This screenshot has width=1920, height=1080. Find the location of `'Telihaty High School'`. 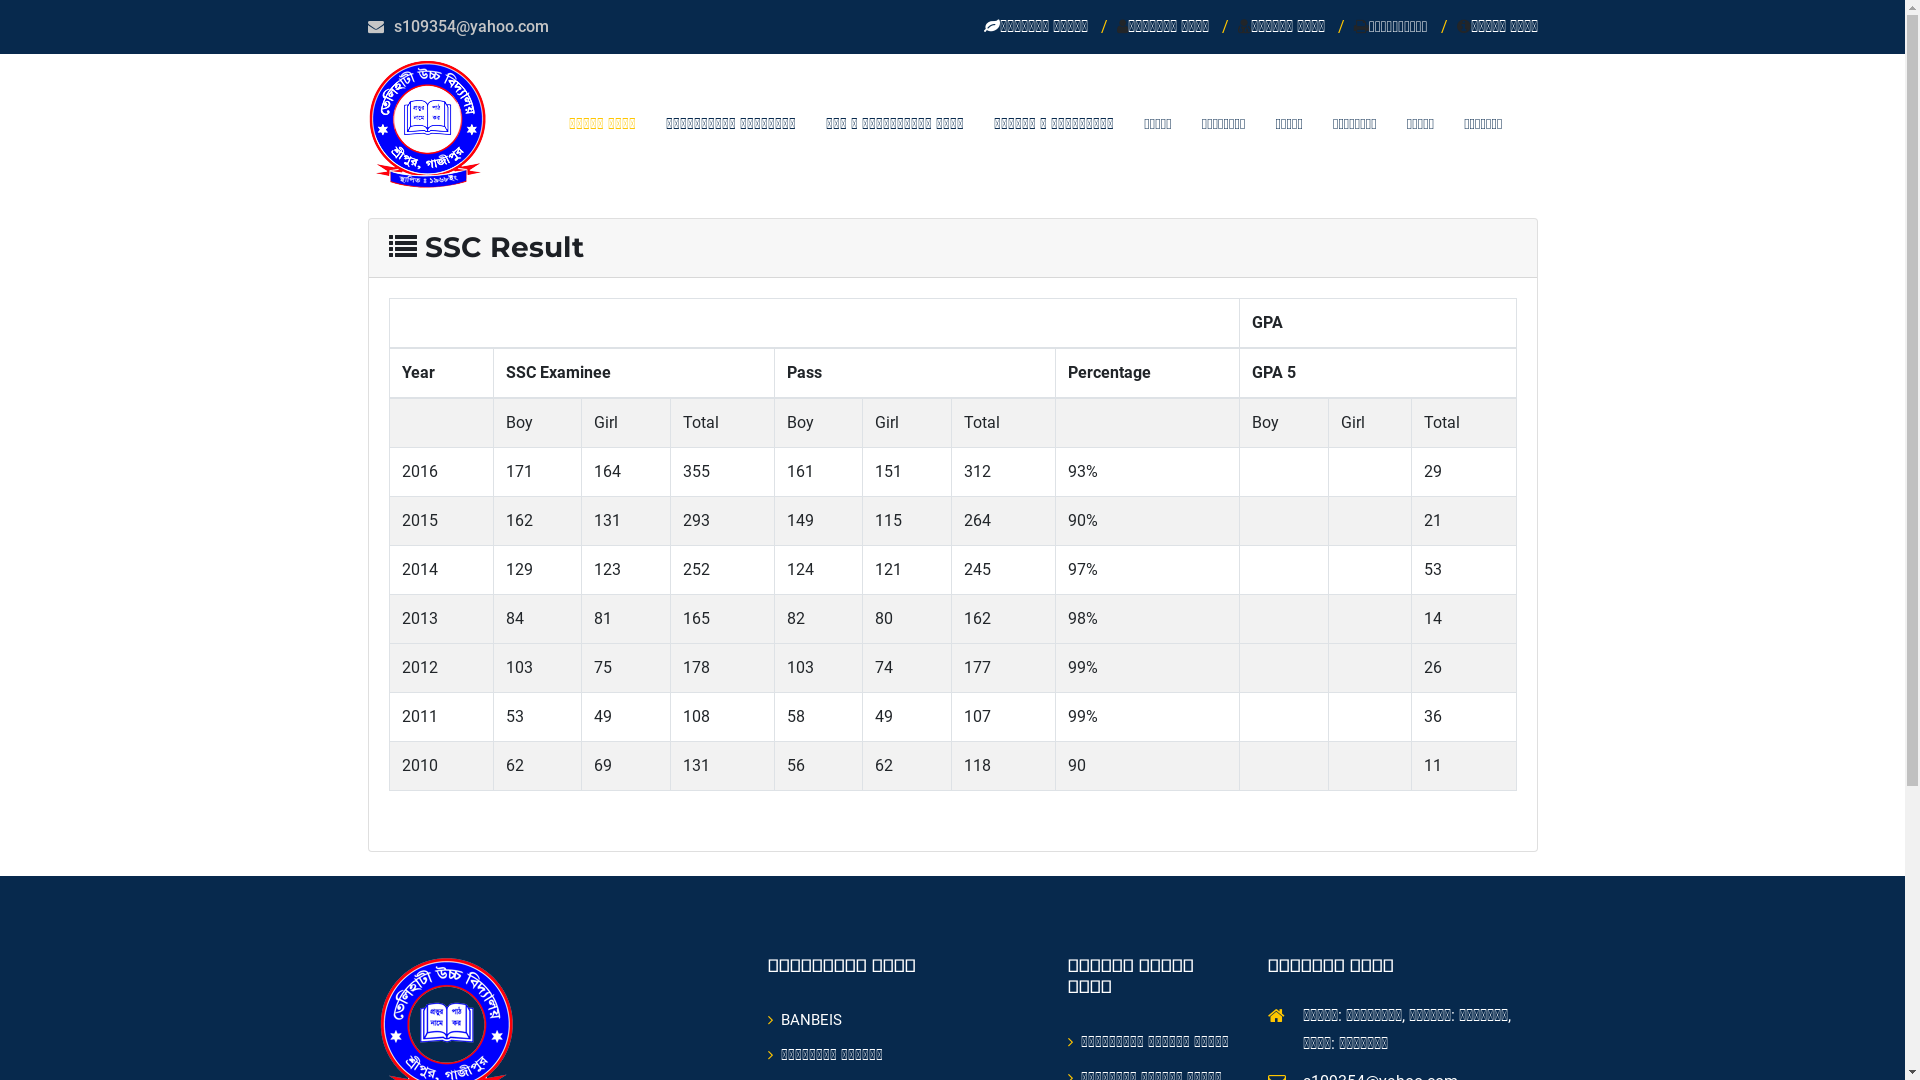

'Telihaty High School' is located at coordinates (426, 123).